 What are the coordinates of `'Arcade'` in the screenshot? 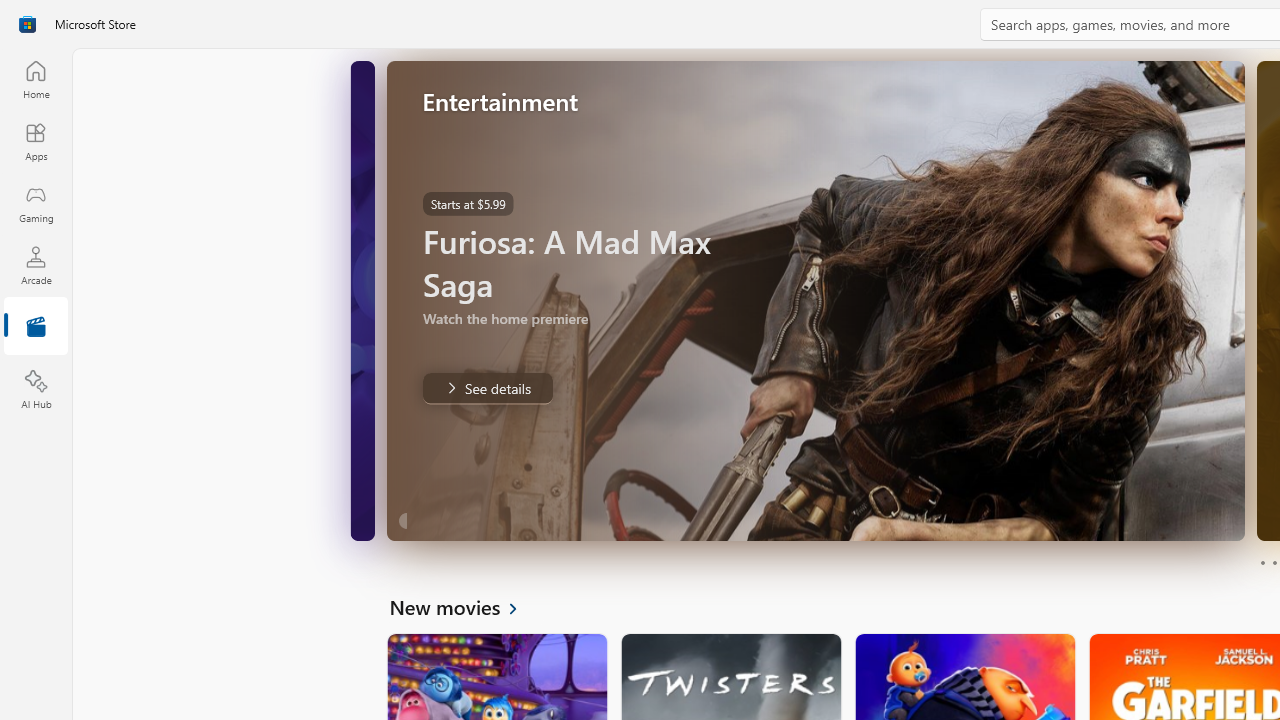 It's located at (35, 264).